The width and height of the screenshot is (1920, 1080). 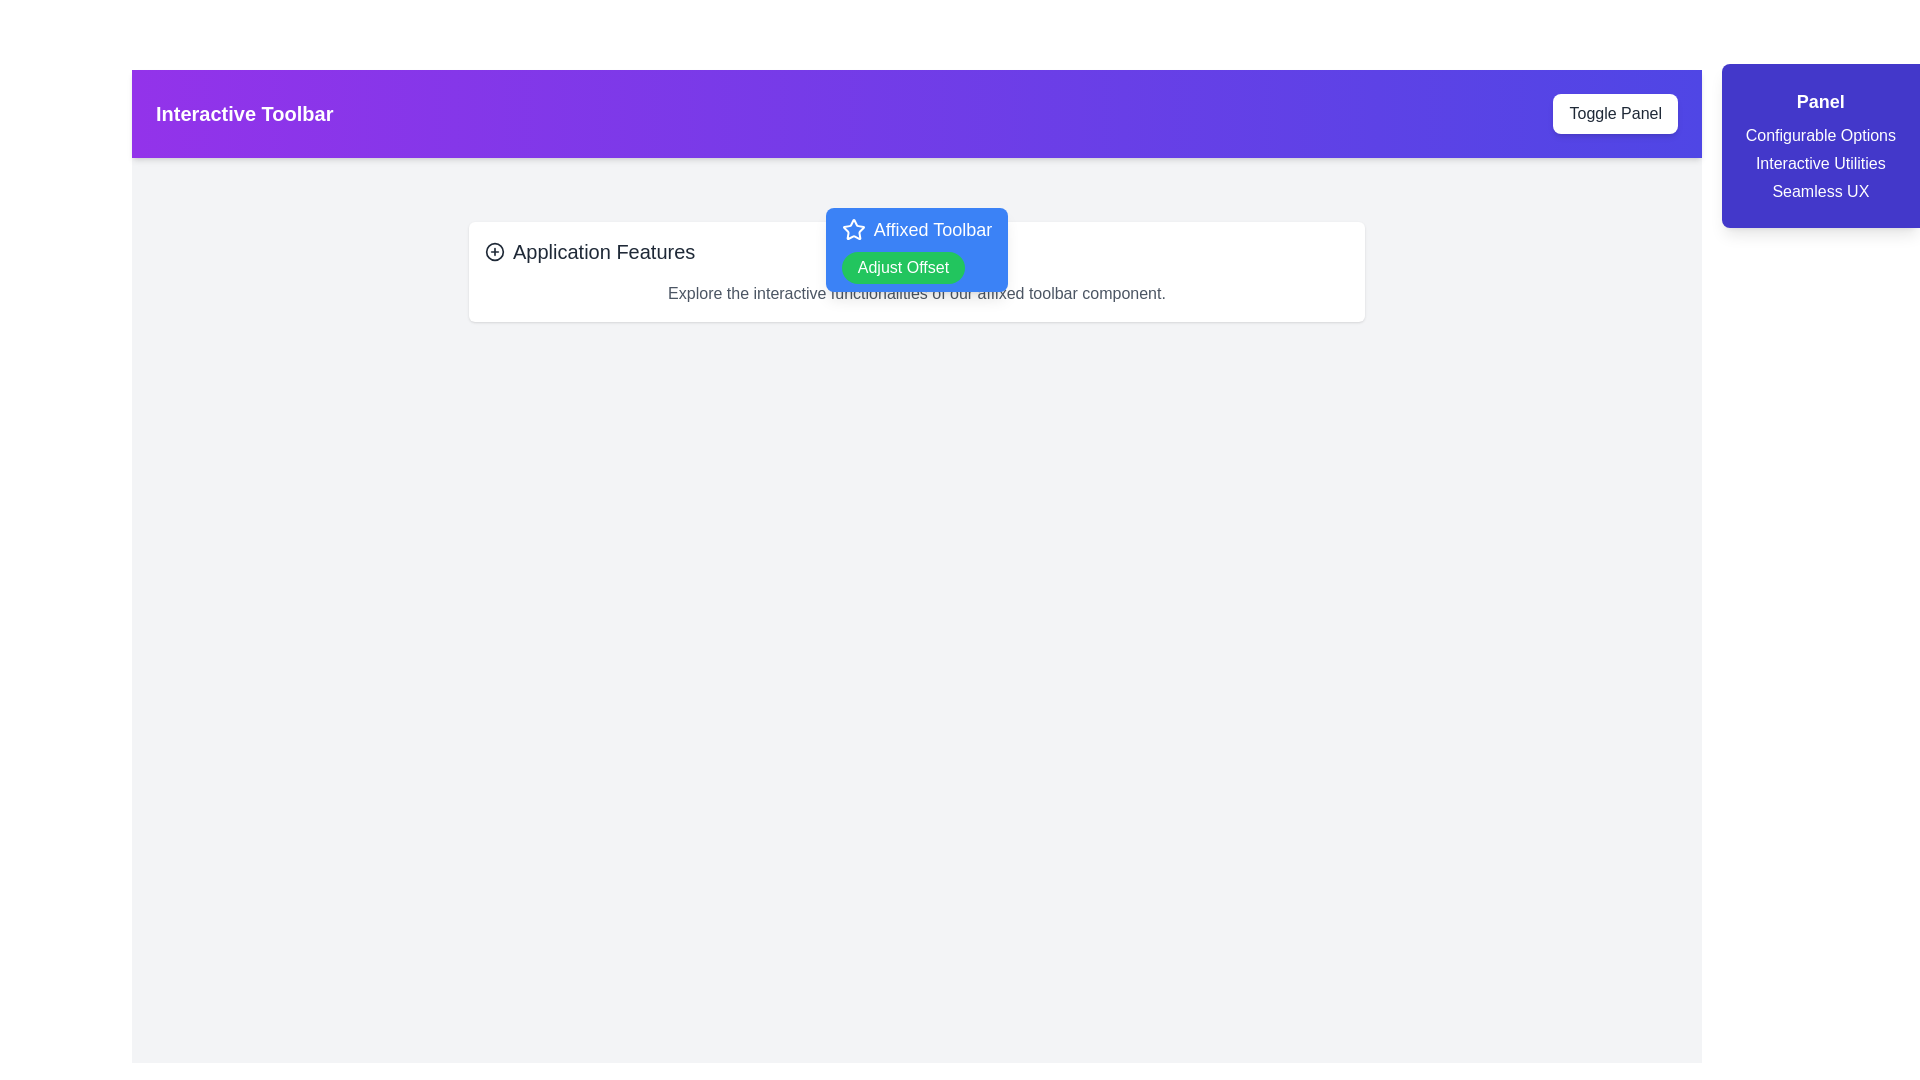 What do you see at coordinates (915, 249) in the screenshot?
I see `the green button labeled 'Adjust Offset' in the Affixed Toolbar, which has a blue background and white text` at bounding box center [915, 249].